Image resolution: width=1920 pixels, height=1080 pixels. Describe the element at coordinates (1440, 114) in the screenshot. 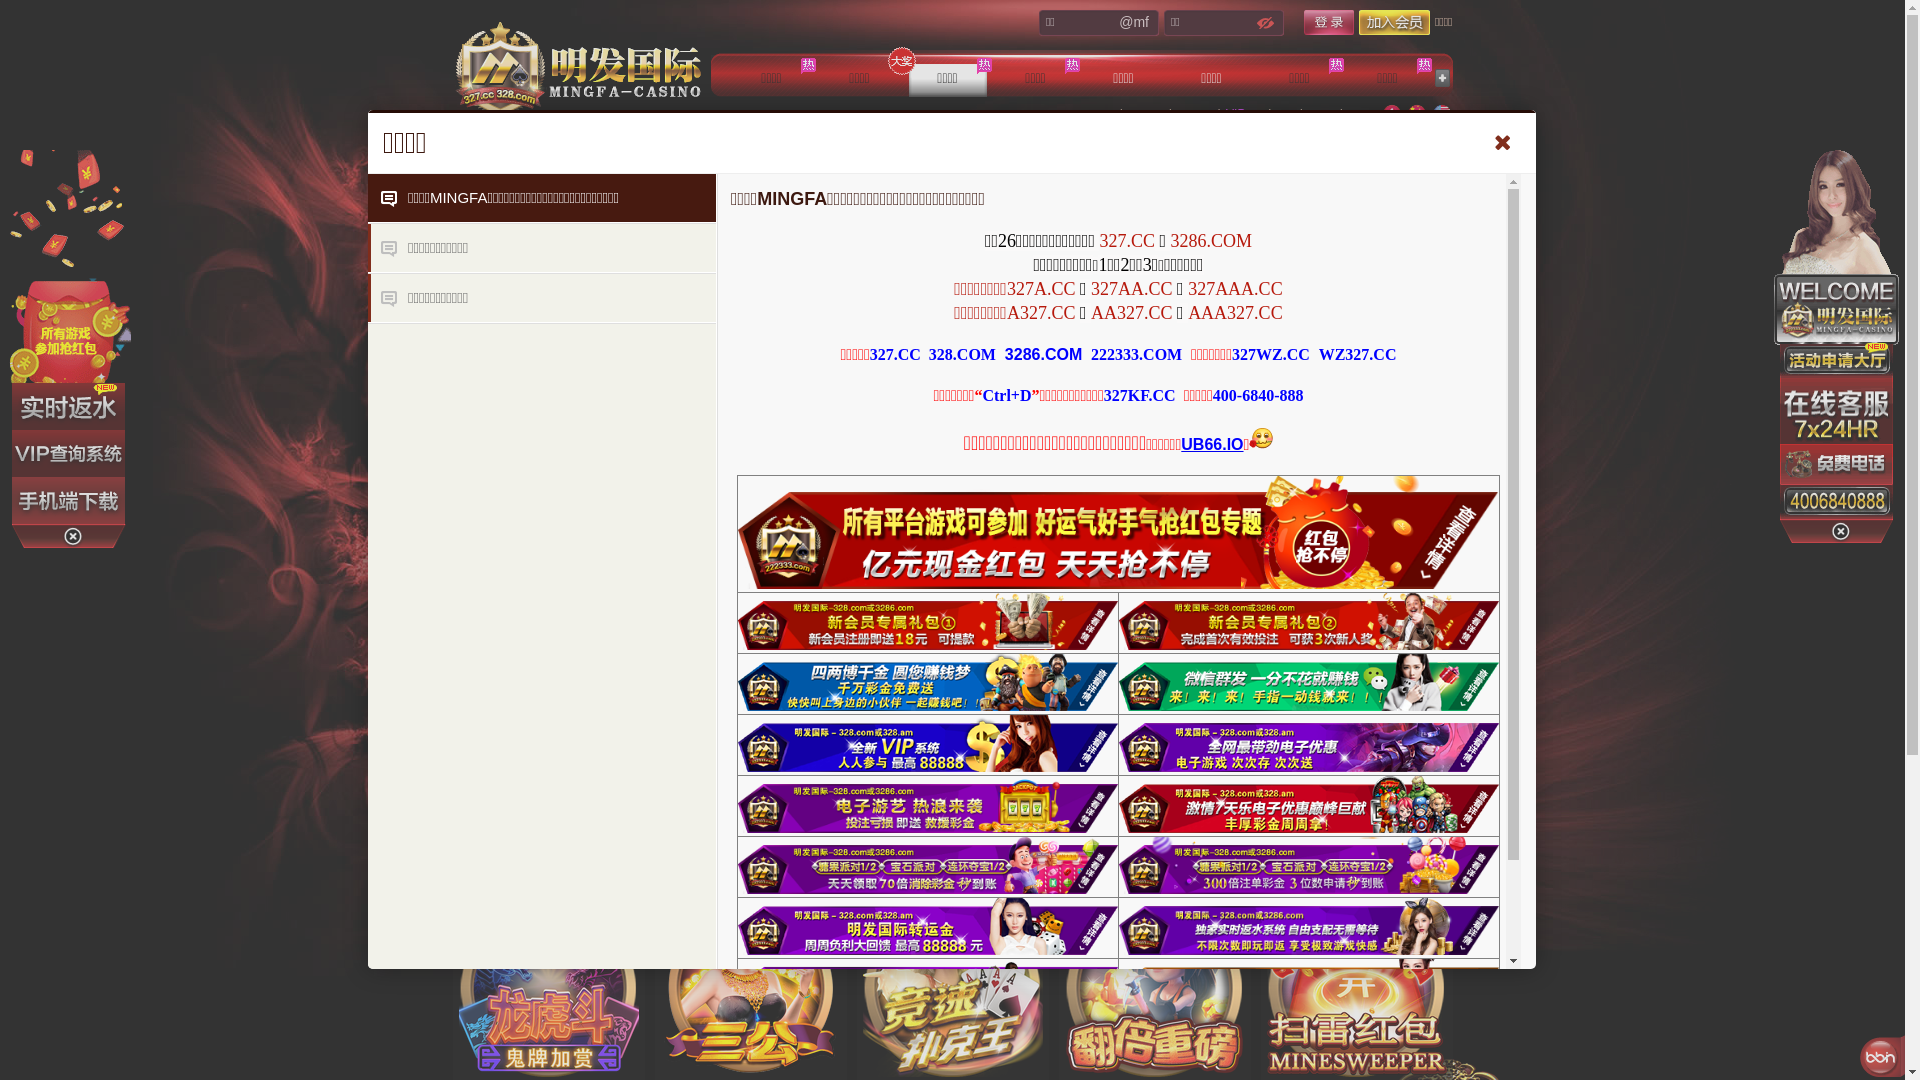

I see `'English'` at that location.